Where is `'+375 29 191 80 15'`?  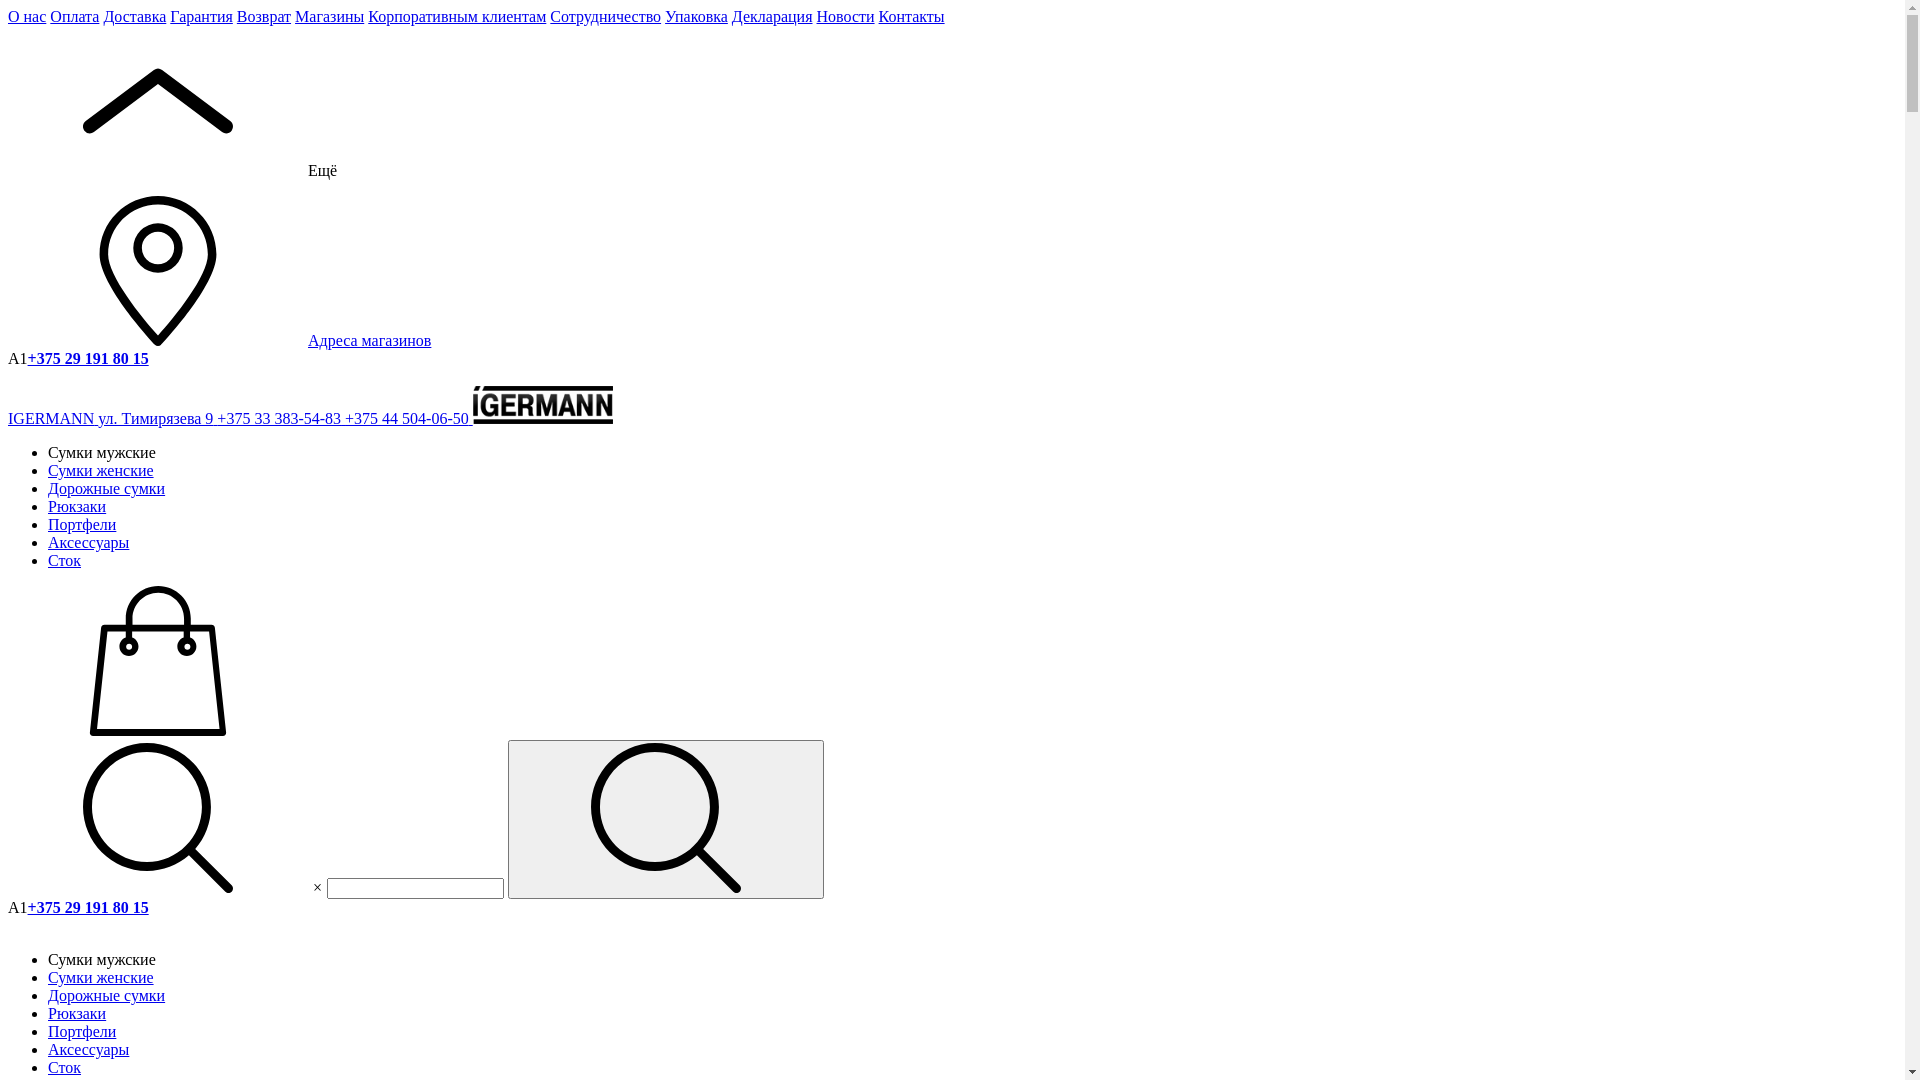
'+375 29 191 80 15' is located at coordinates (28, 907).